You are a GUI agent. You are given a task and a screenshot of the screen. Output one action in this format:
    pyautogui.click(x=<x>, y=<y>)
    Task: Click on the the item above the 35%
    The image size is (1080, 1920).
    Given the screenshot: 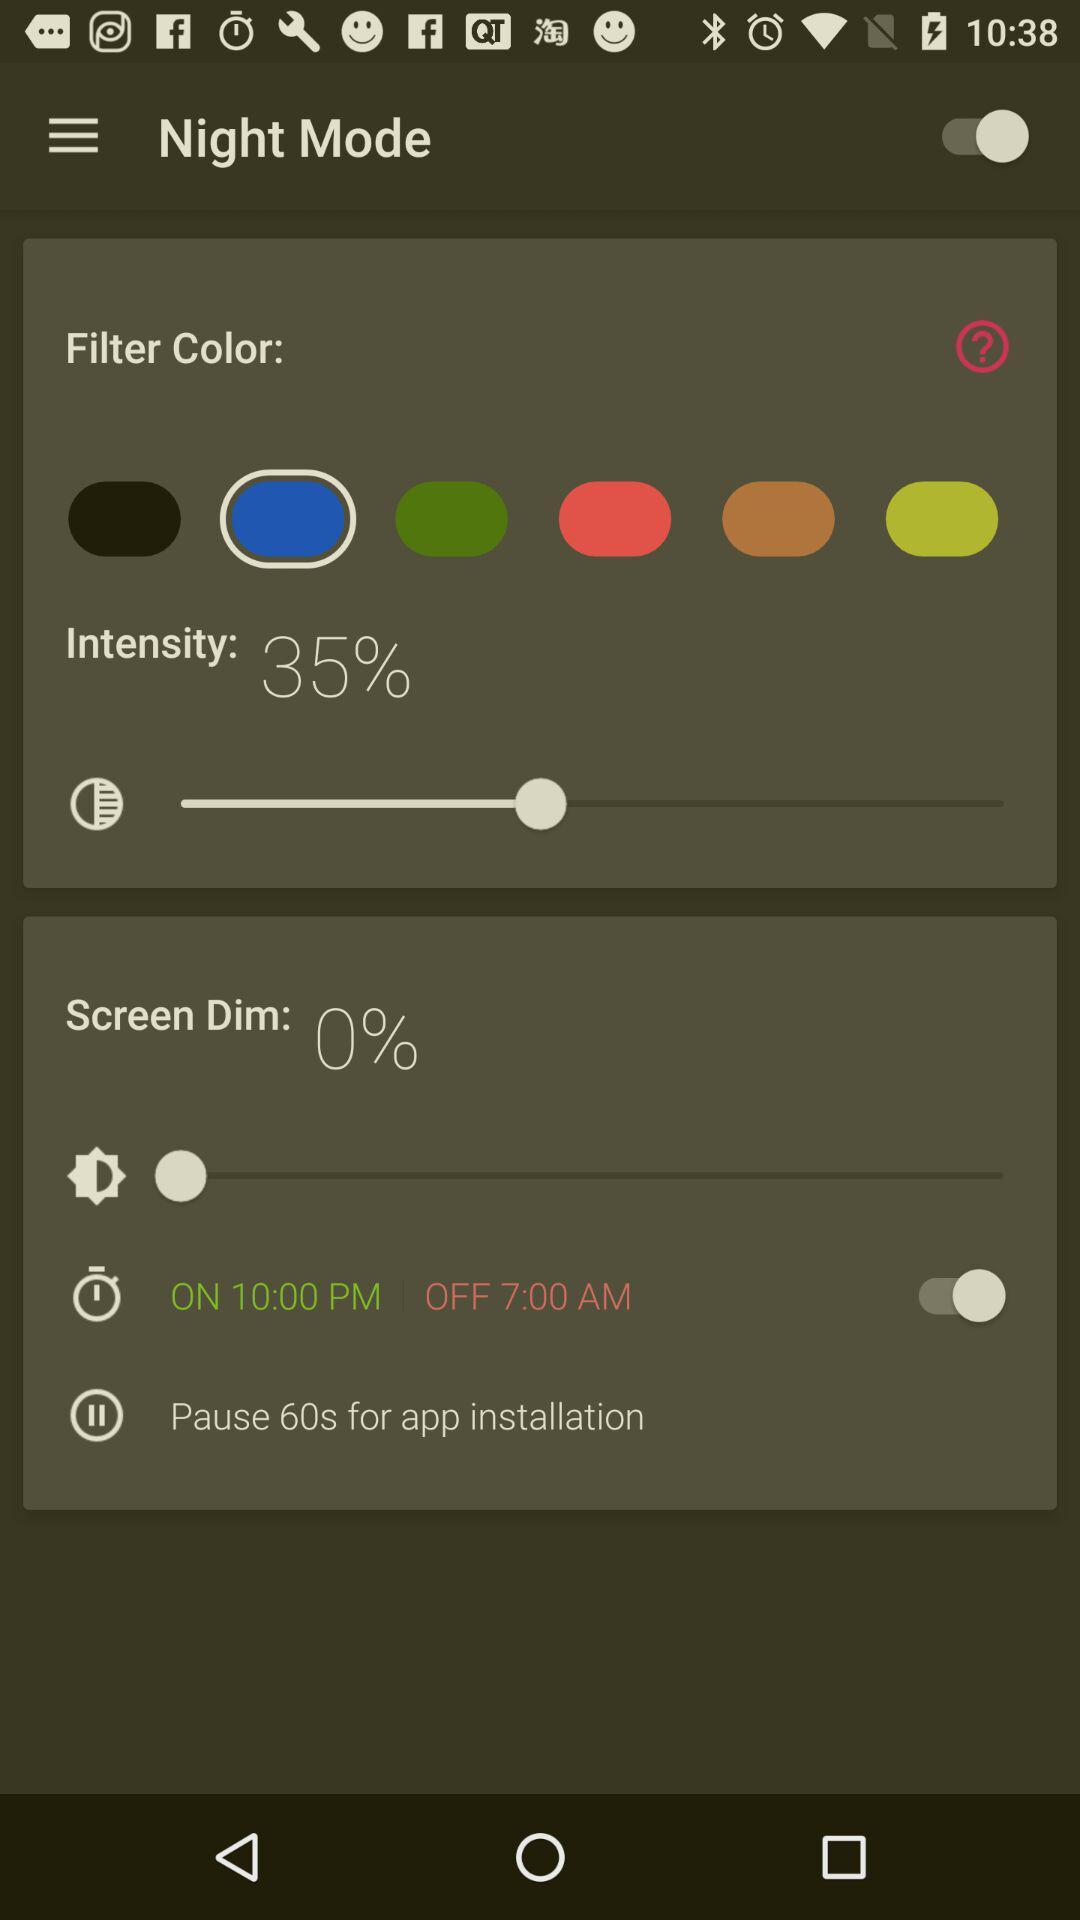 What is the action you would take?
    pyautogui.click(x=458, y=525)
    